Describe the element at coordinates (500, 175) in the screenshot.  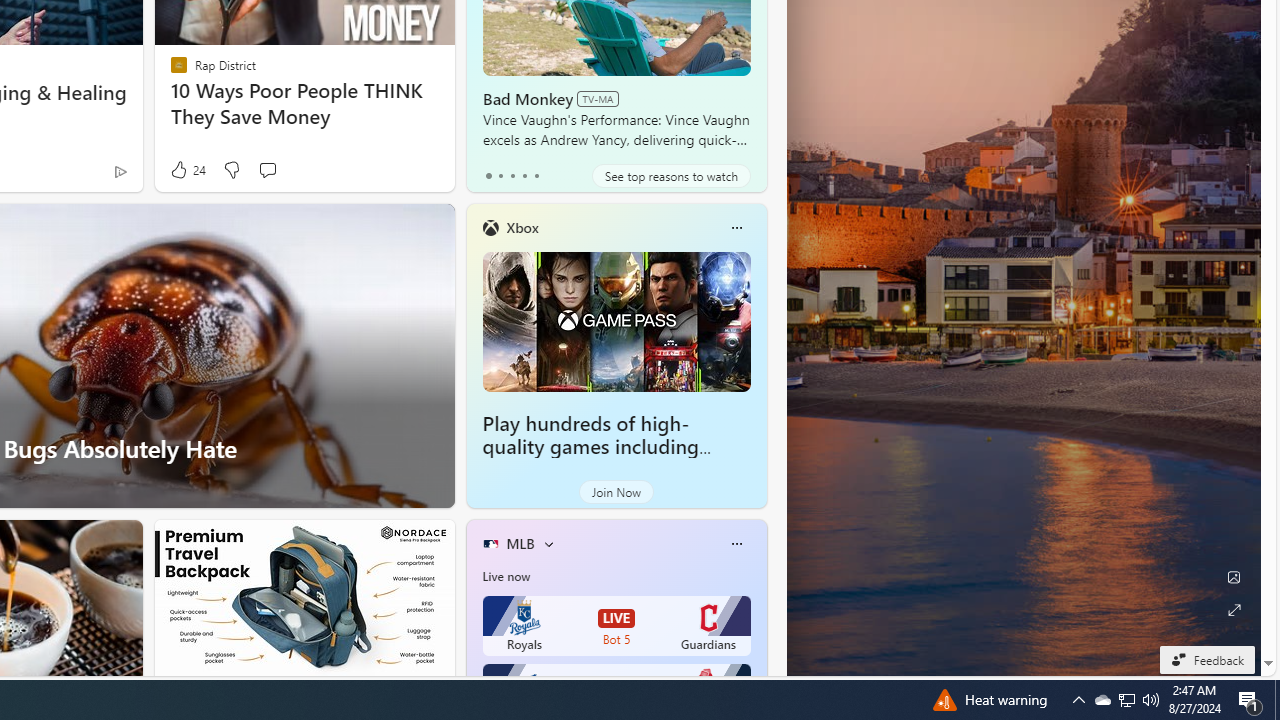
I see `'tab-1'` at that location.